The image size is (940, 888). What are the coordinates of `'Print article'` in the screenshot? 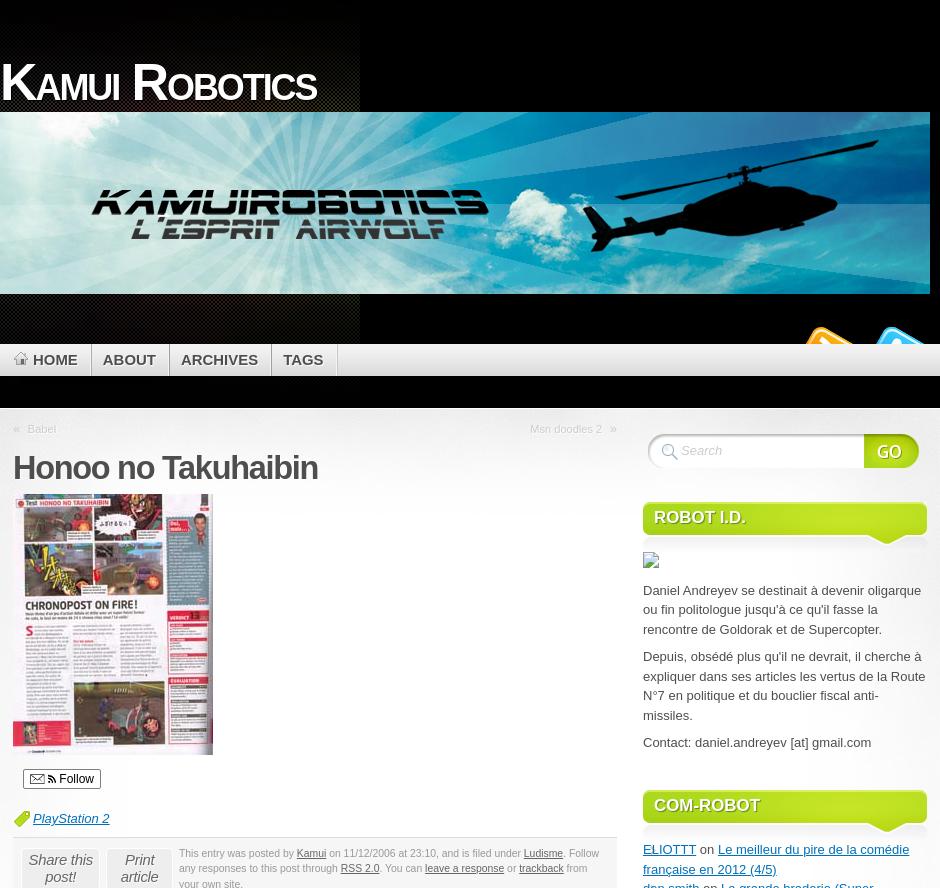 It's located at (138, 867).